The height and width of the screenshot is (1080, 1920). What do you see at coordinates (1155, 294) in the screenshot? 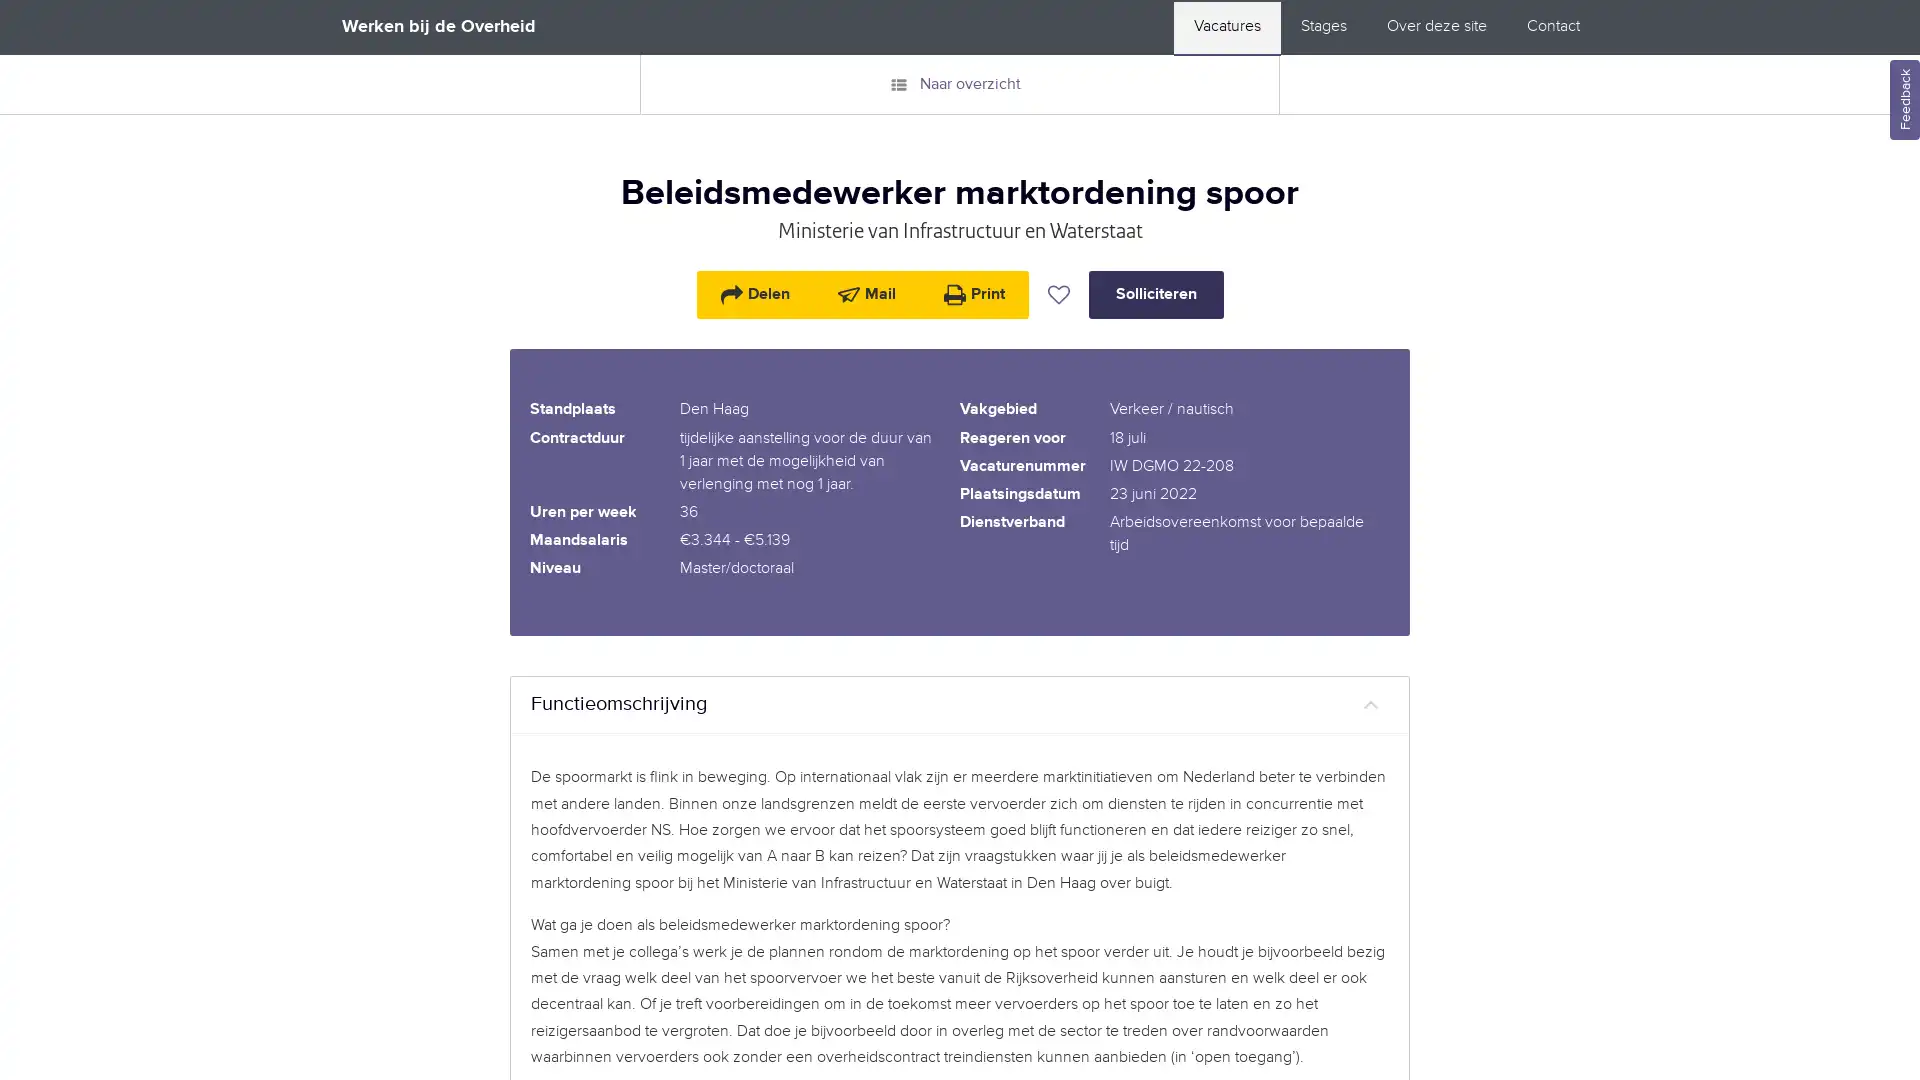
I see `Solliciteren` at bounding box center [1155, 294].